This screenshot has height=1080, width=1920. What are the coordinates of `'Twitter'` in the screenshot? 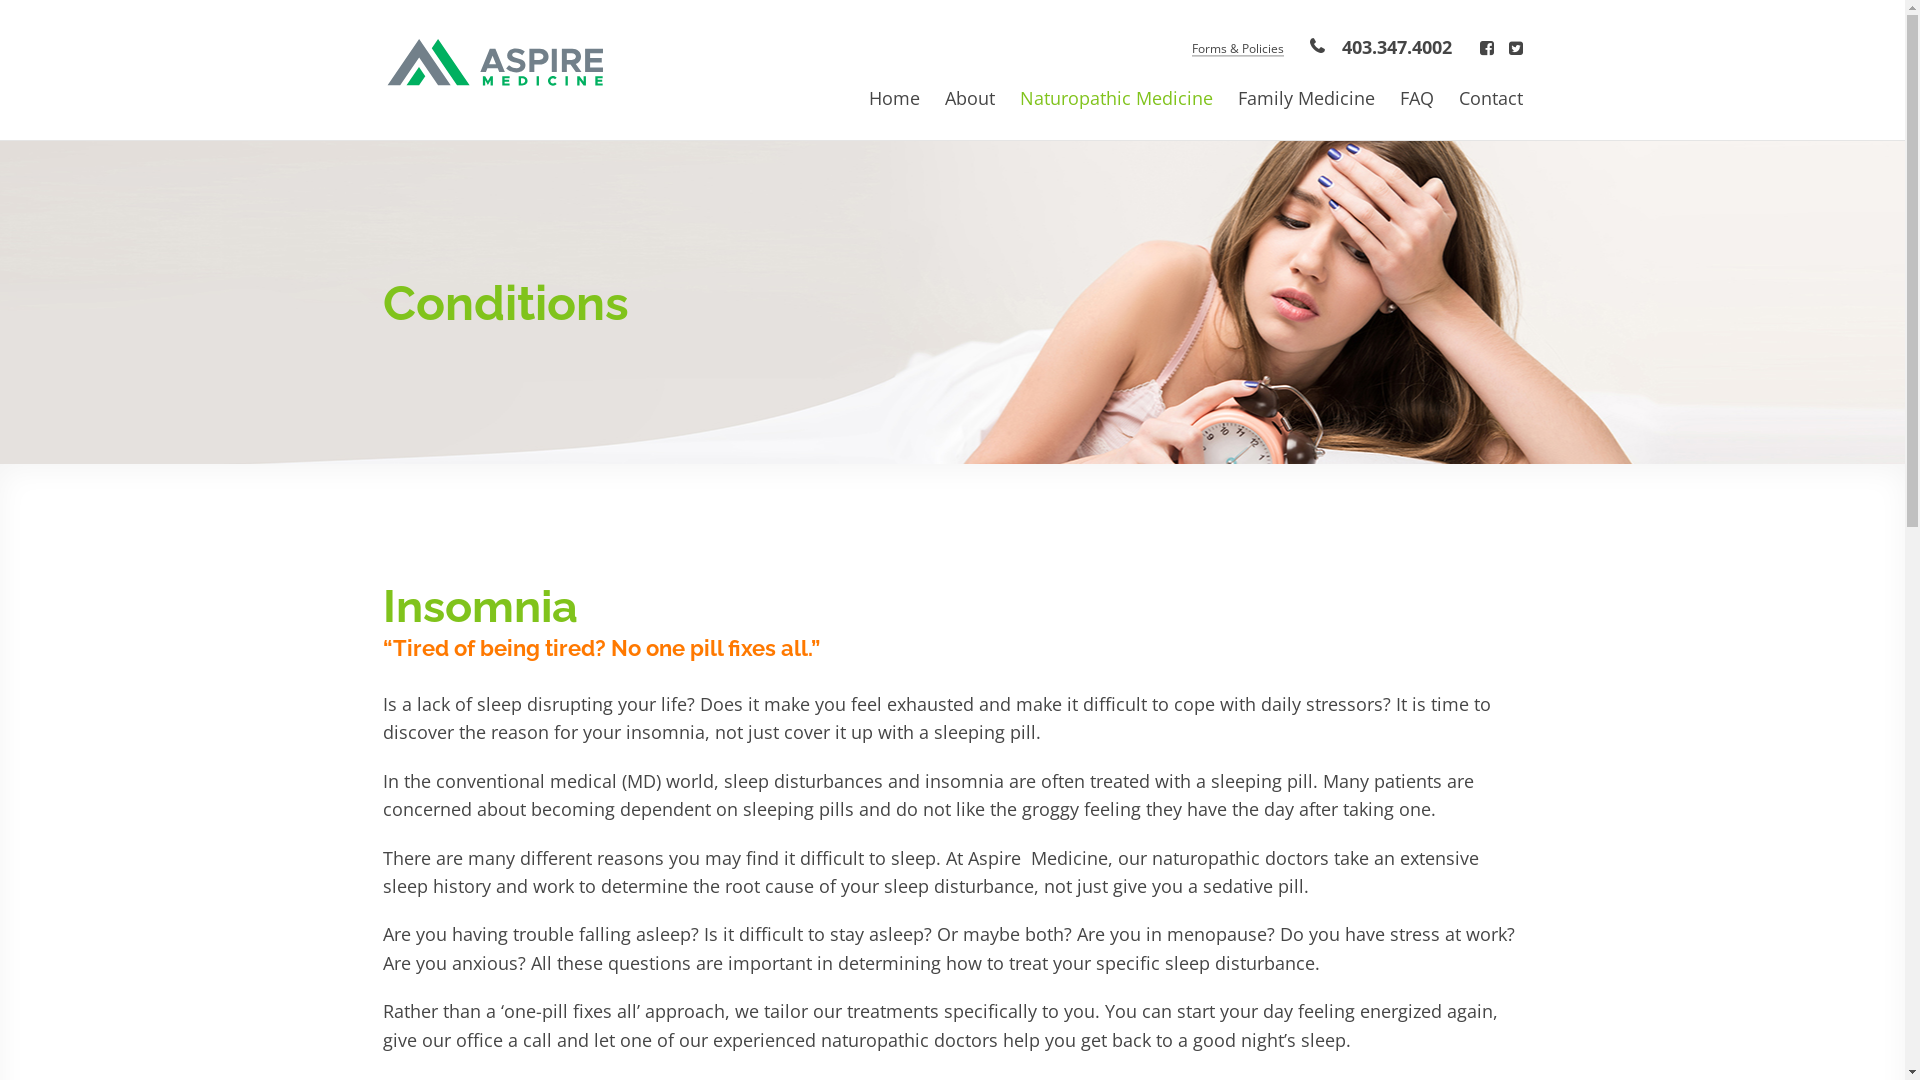 It's located at (1515, 46).